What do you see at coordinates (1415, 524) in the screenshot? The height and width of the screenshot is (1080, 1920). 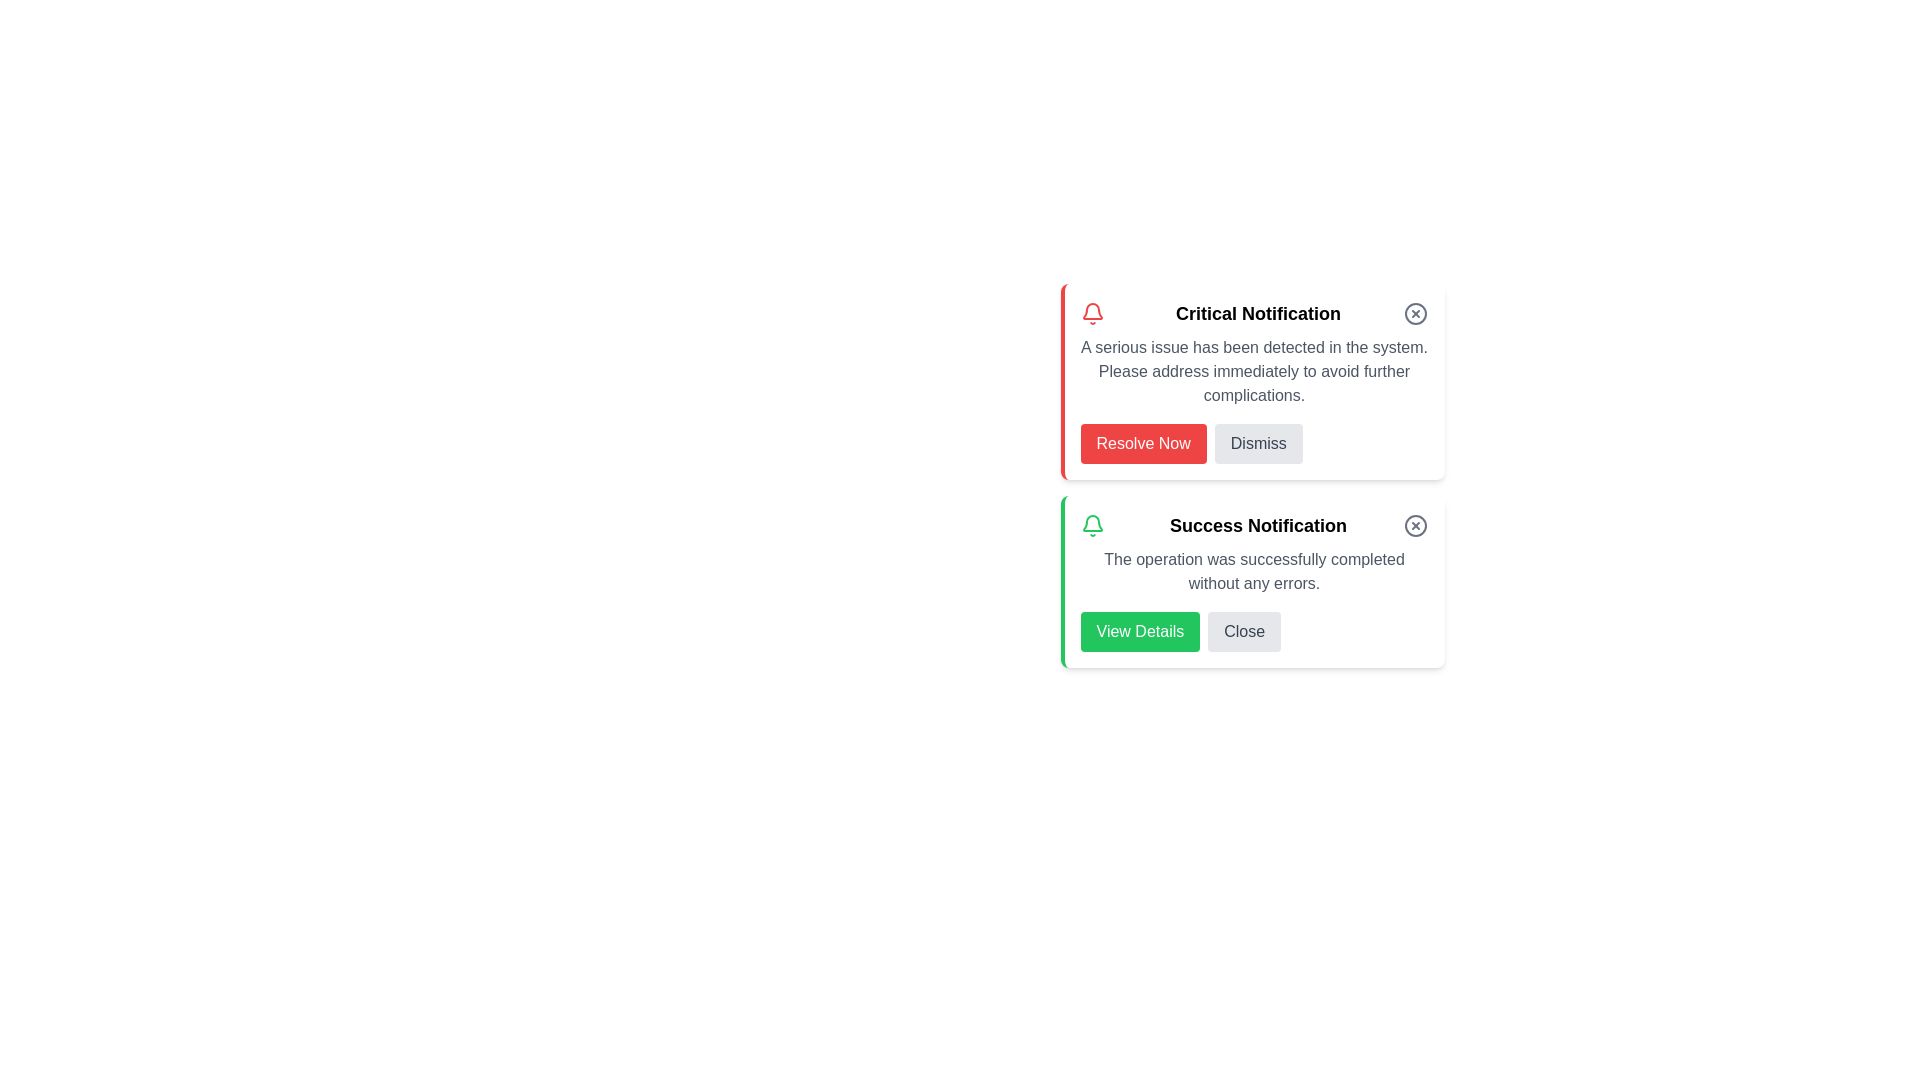 I see `the small circular button with an 'X' icon inside, located at the far-right side of the 'Success Notification' card` at bounding box center [1415, 524].